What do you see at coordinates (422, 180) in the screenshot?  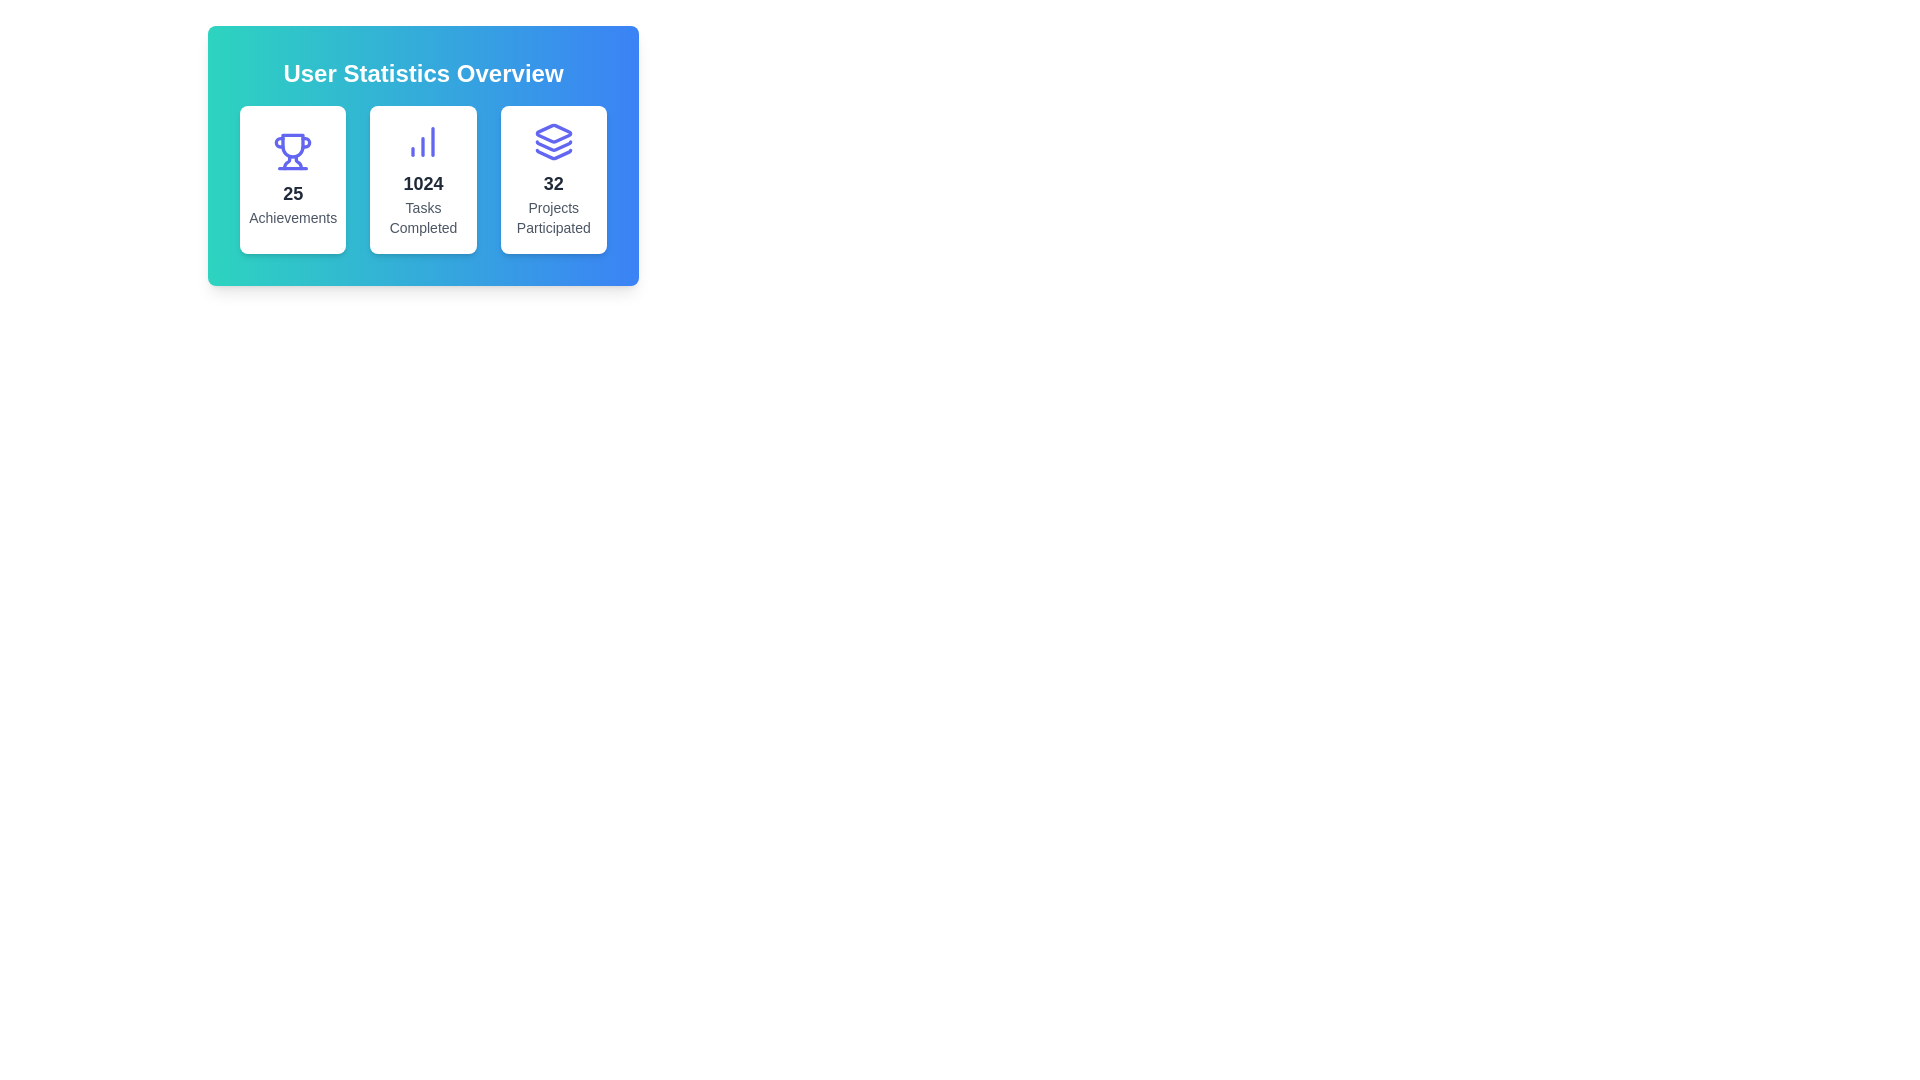 I see `the statistic card displaying the bold numerical value and descriptive text in the second column of the three-column grid layout under the title 'User Statistics Overview'` at bounding box center [422, 180].